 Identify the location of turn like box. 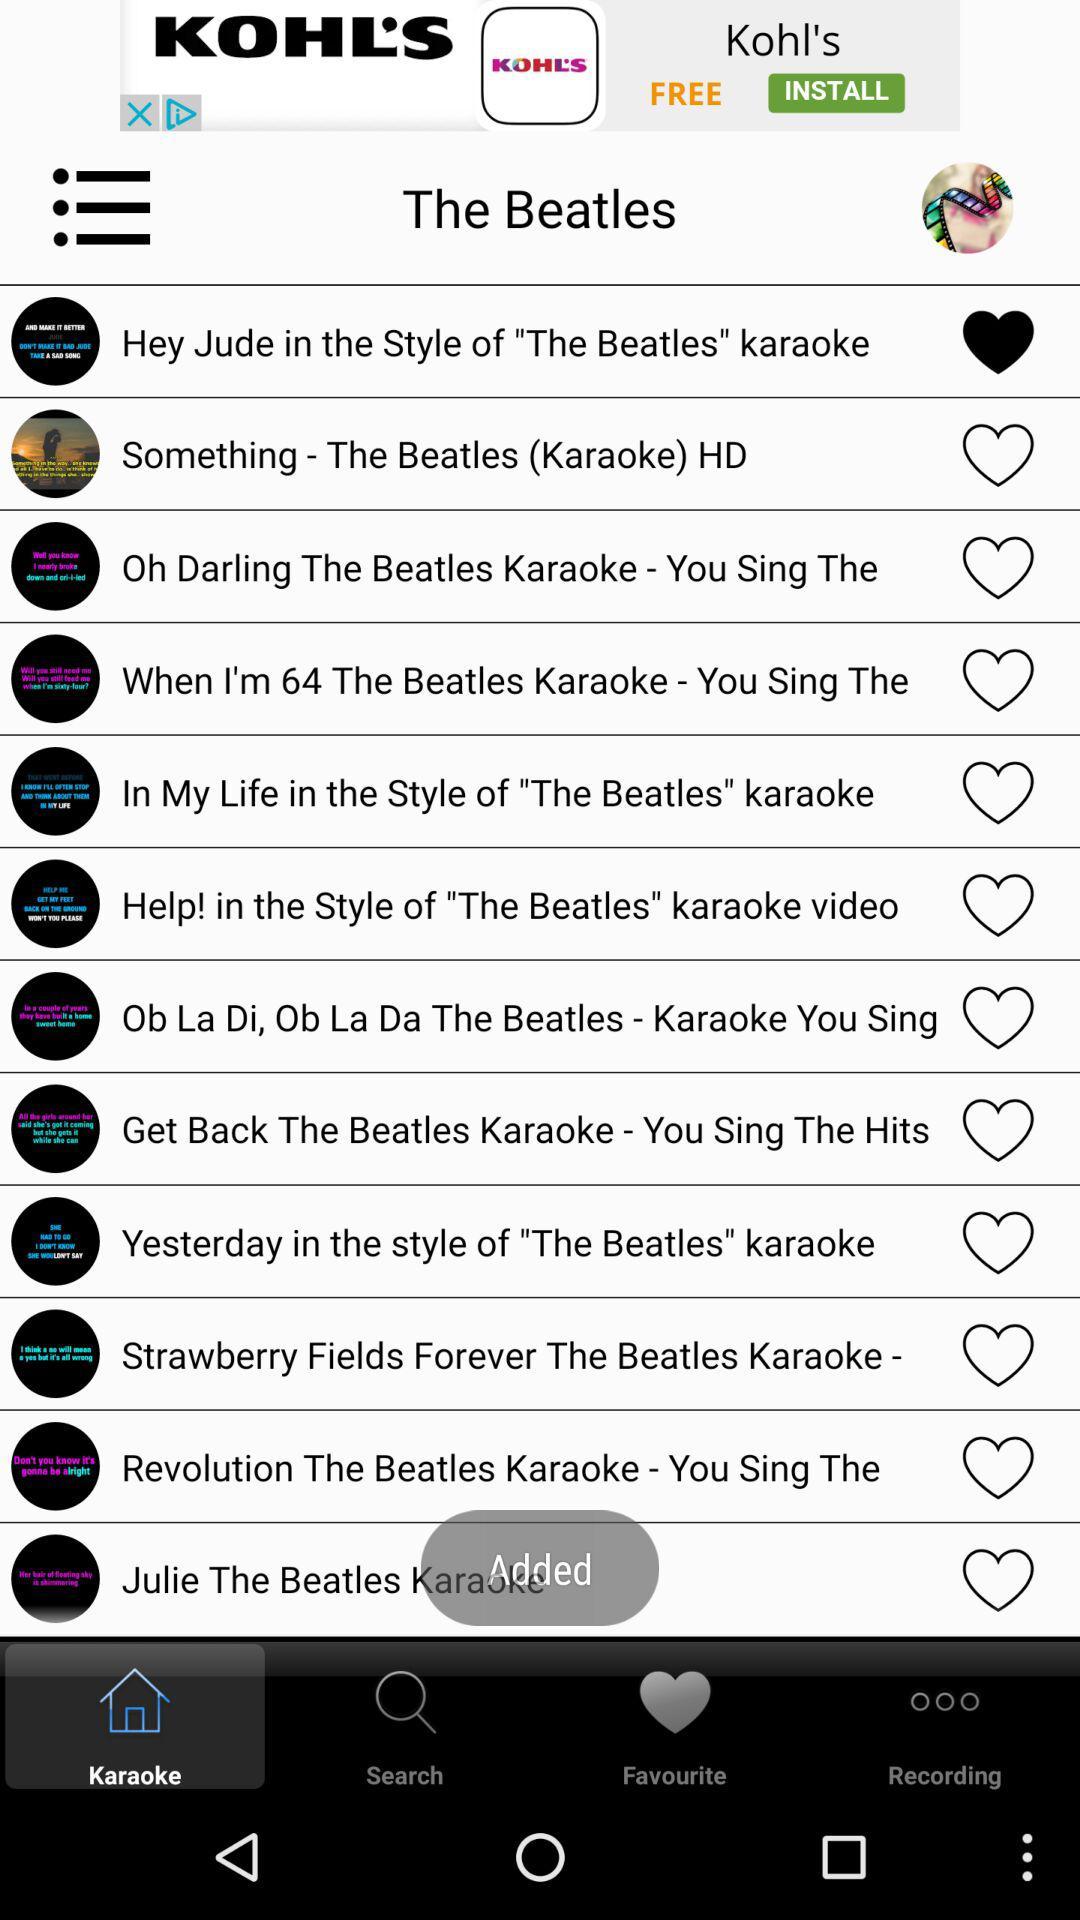
(998, 1128).